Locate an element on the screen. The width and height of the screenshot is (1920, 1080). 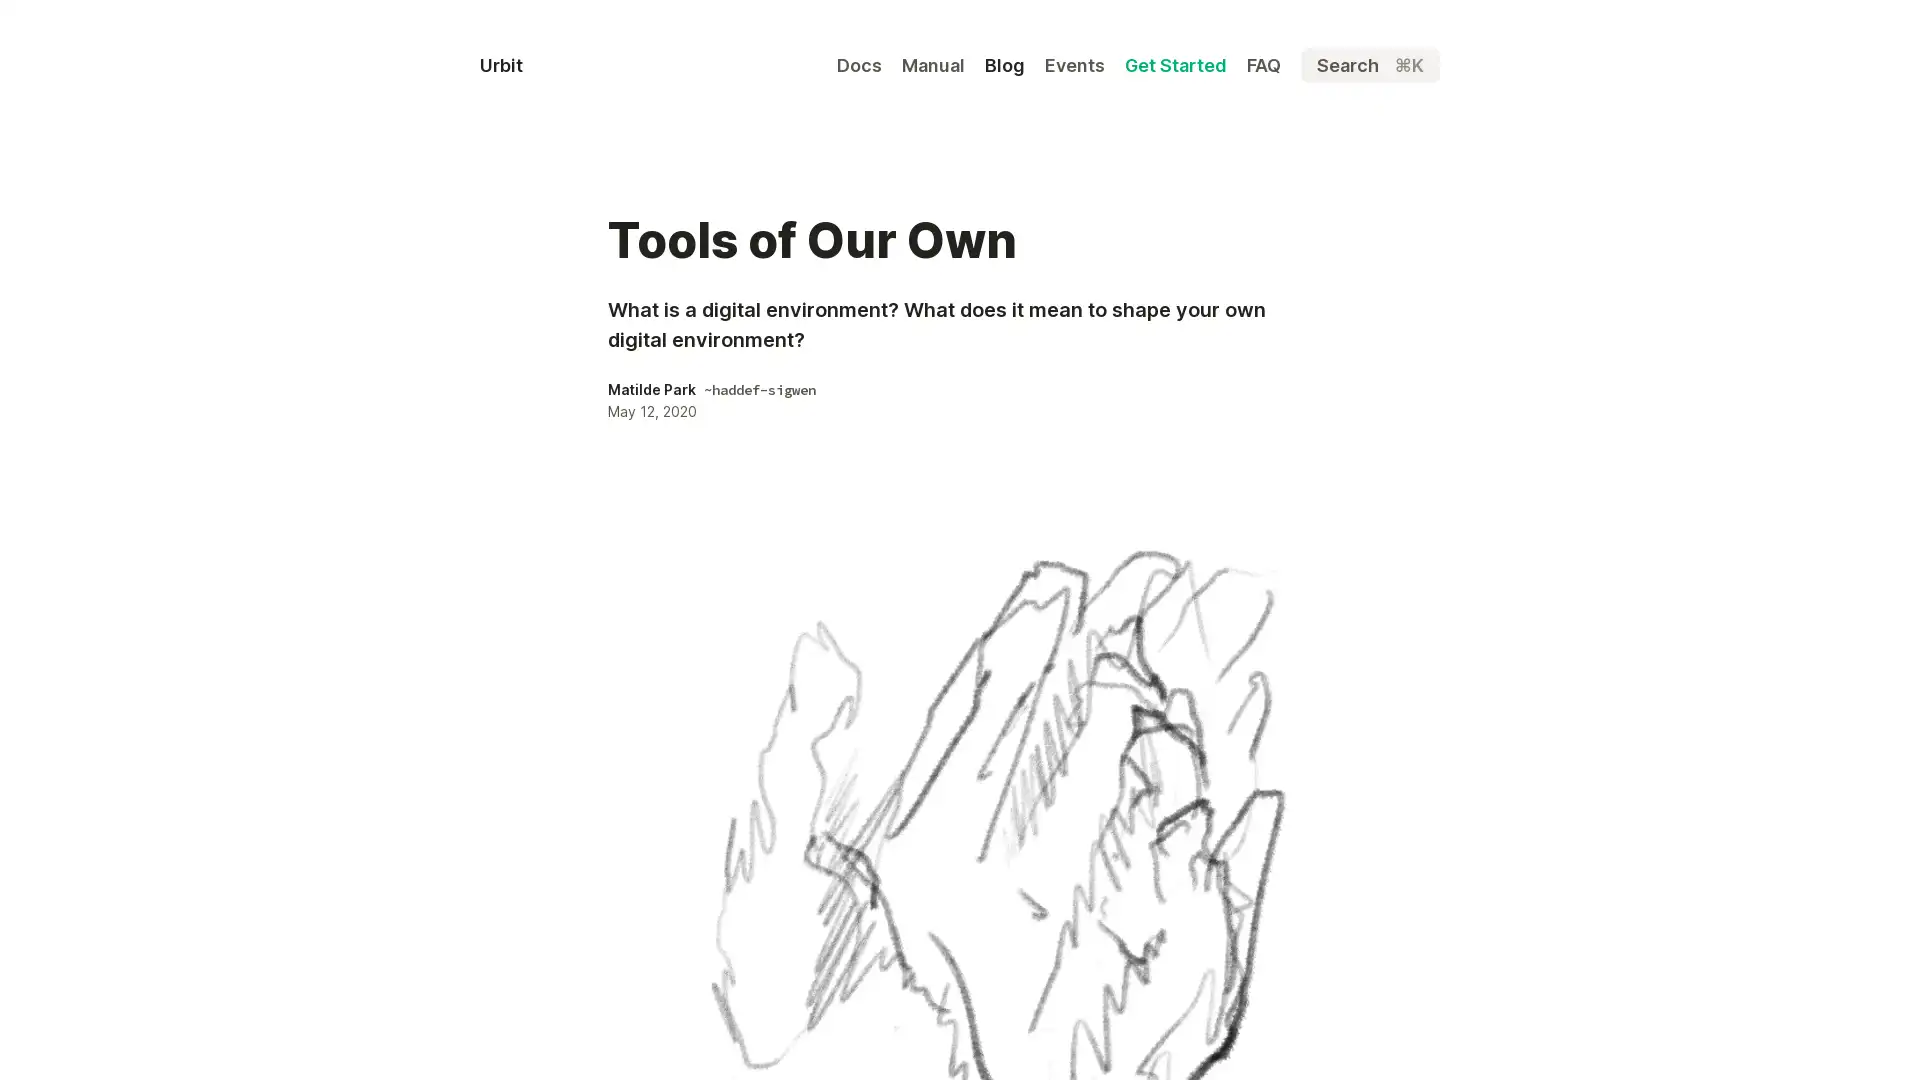
Search K is located at coordinates (1369, 64).